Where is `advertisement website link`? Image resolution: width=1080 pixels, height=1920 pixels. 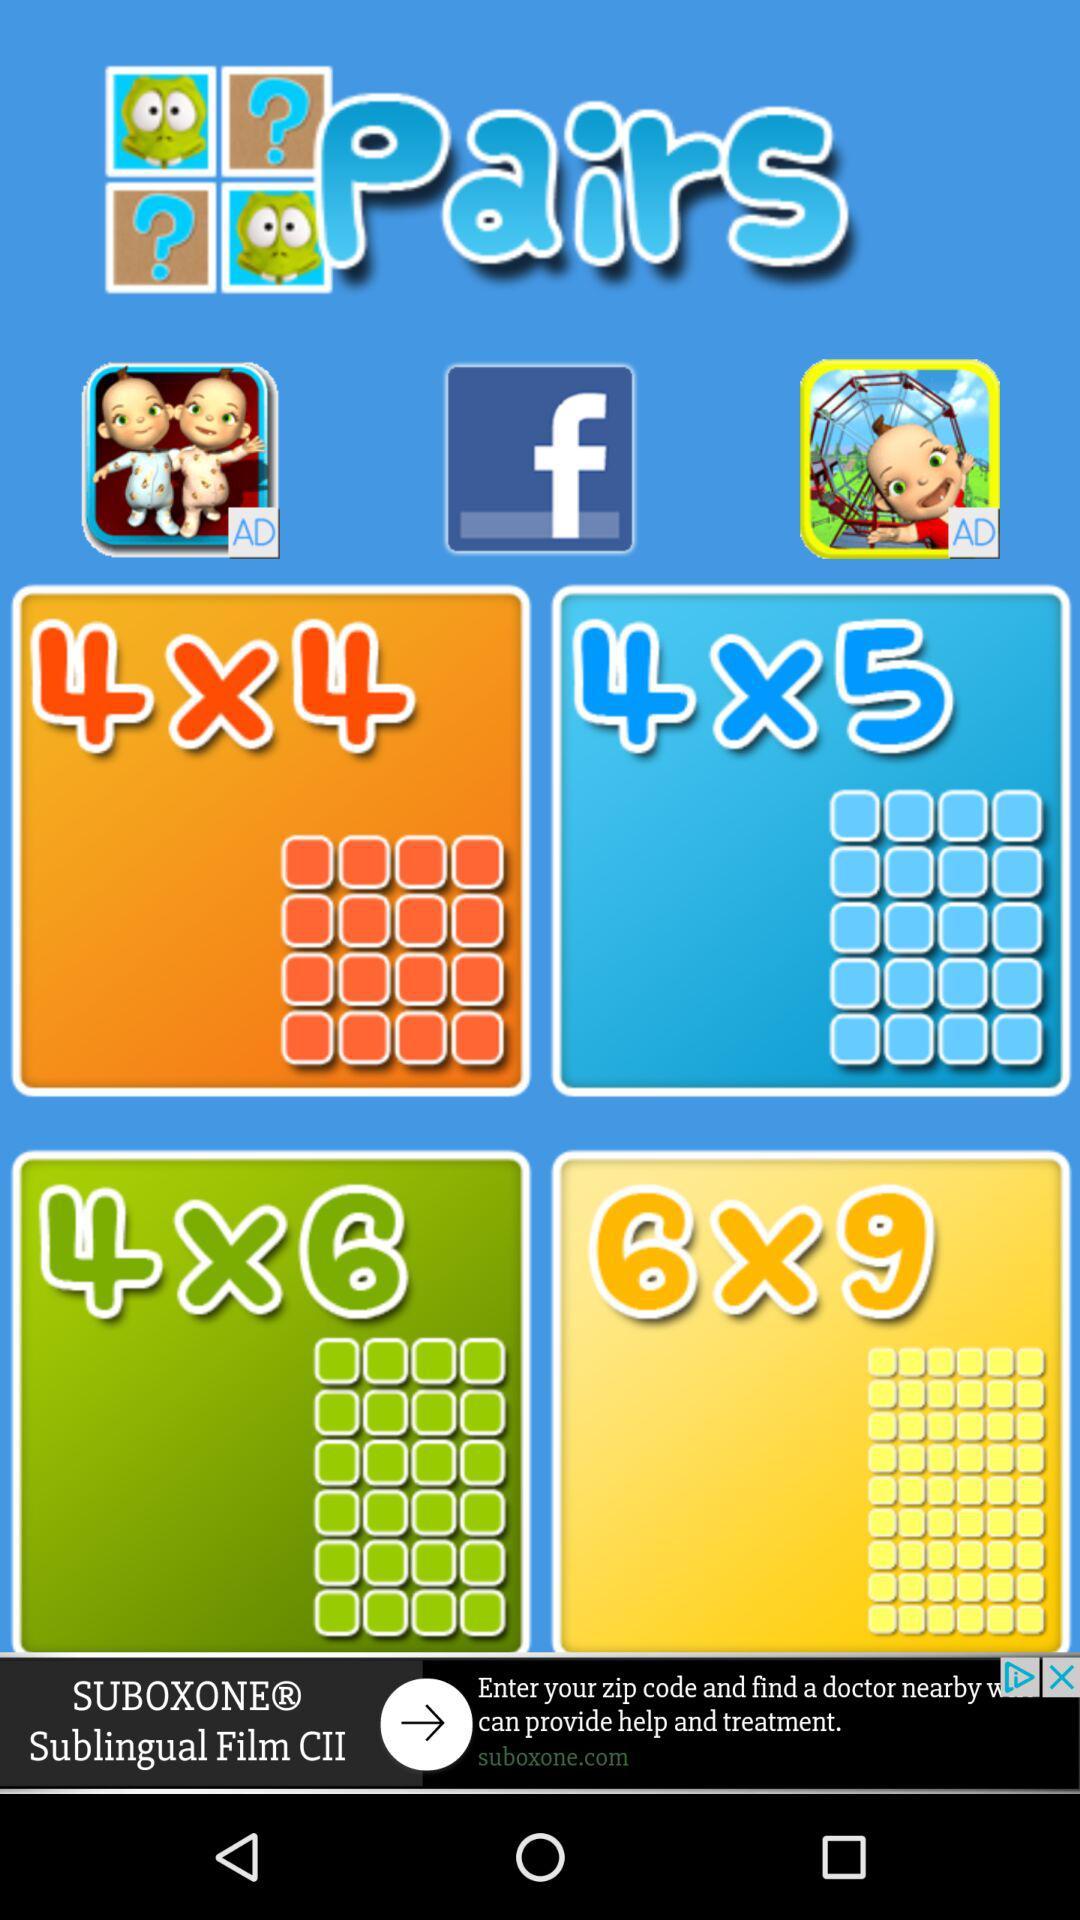
advertisement website link is located at coordinates (540, 1722).